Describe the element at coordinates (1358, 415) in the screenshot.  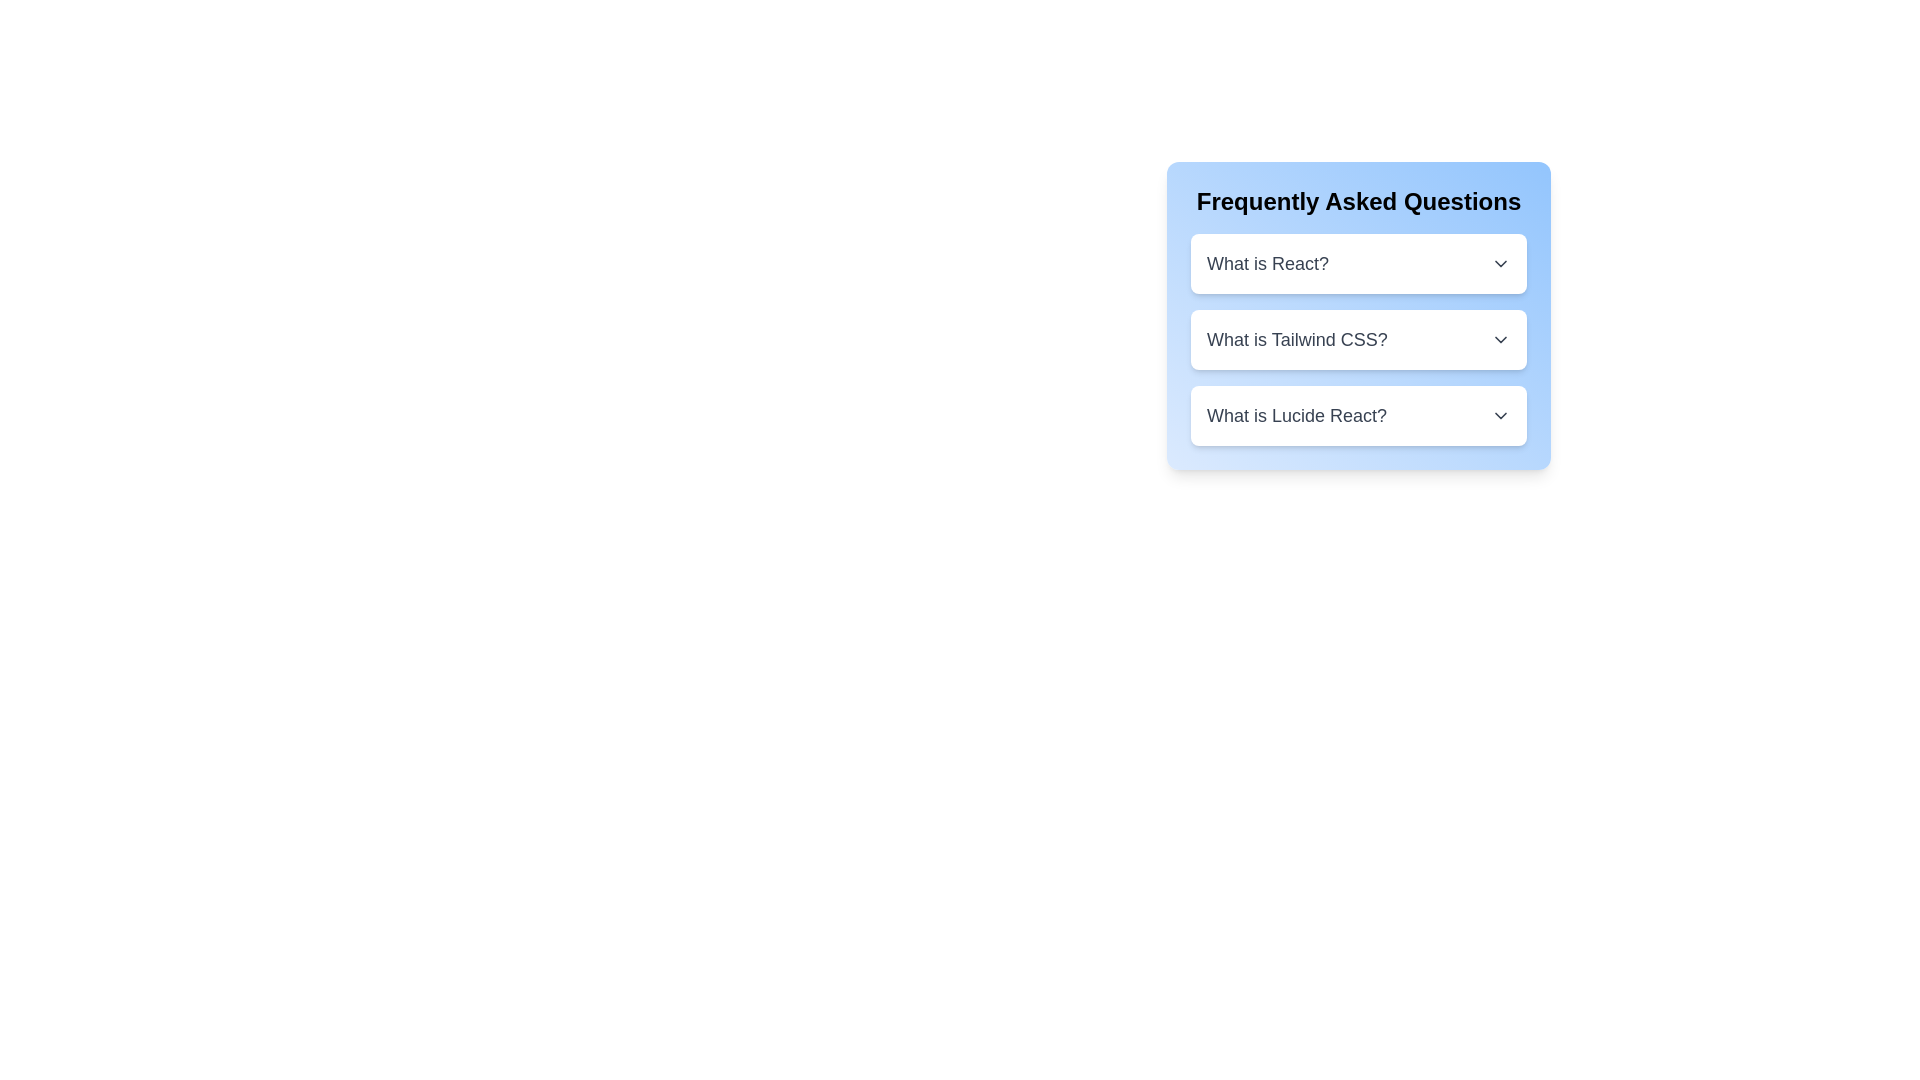
I see `the collapsible panel header for the question 'What is Lucide React?'` at that location.